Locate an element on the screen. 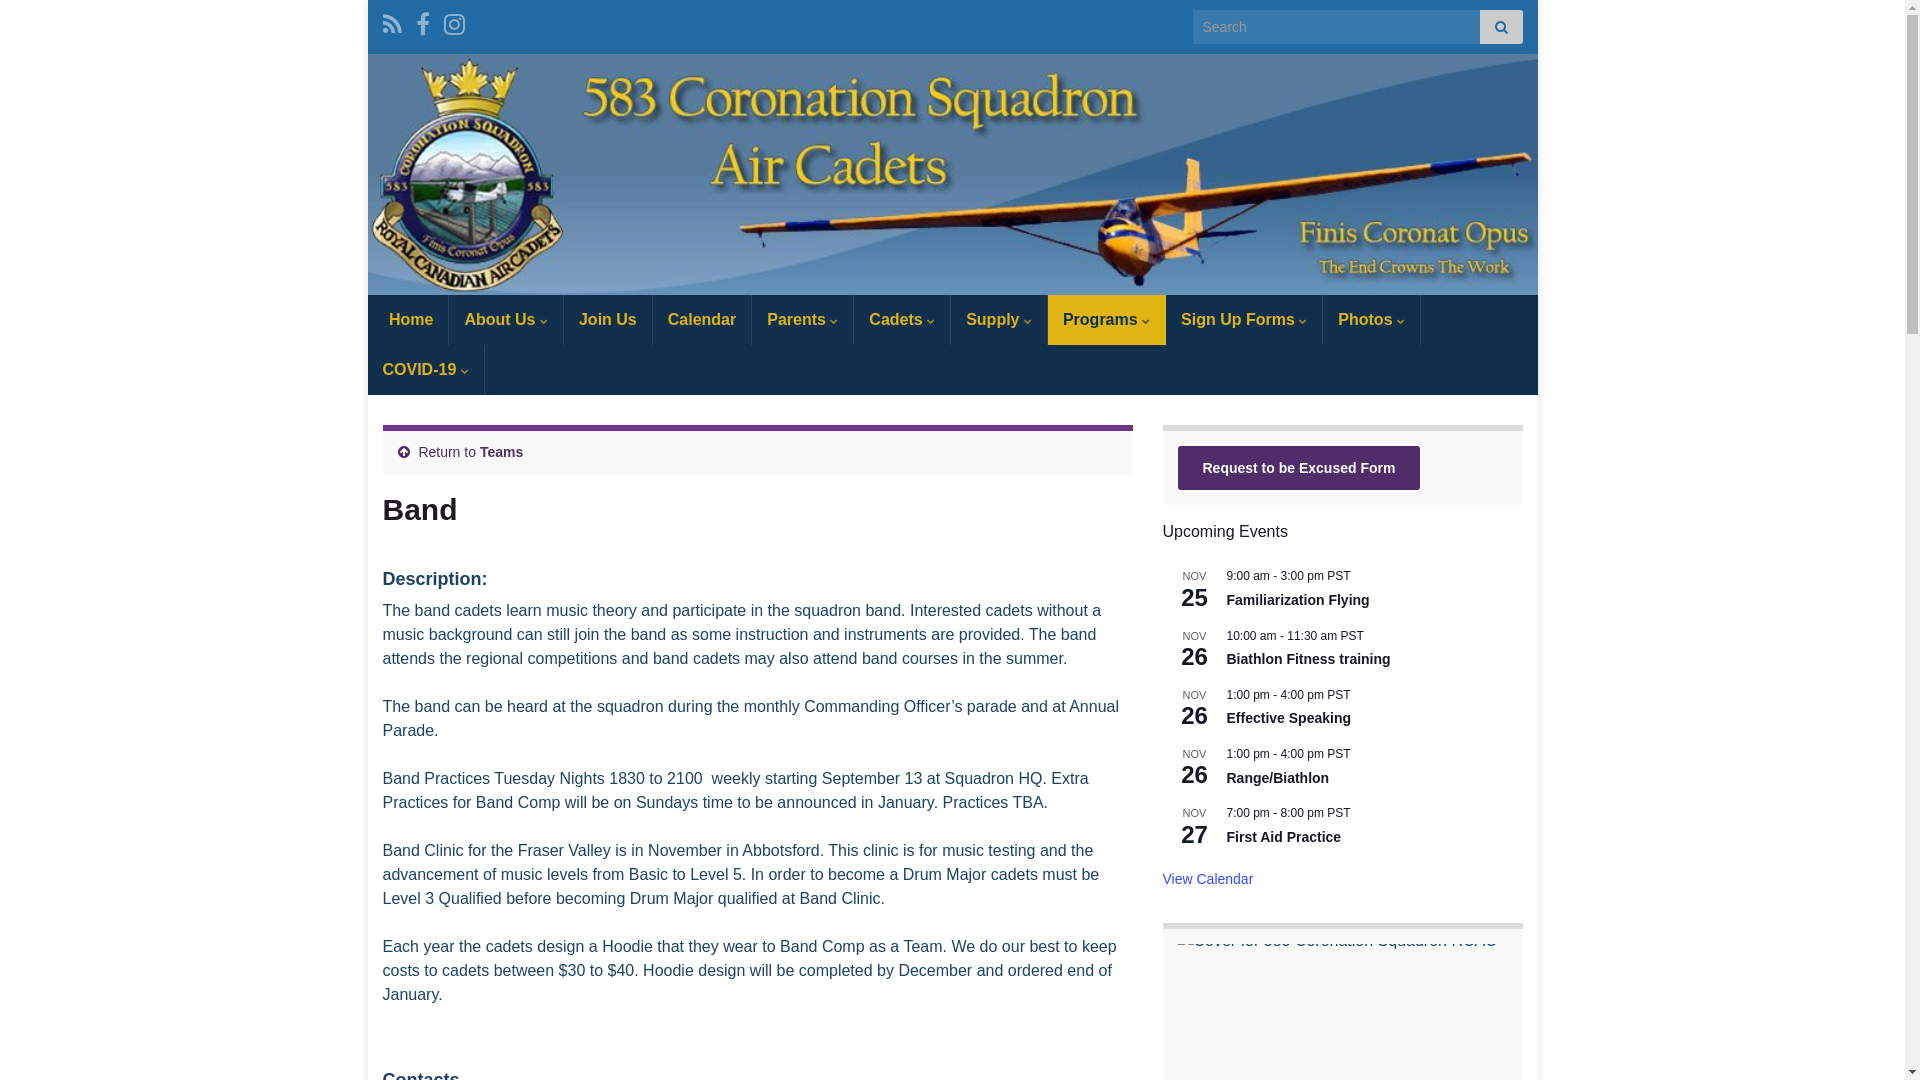 The height and width of the screenshot is (1080, 1920). 'Teams' is located at coordinates (501, 451).